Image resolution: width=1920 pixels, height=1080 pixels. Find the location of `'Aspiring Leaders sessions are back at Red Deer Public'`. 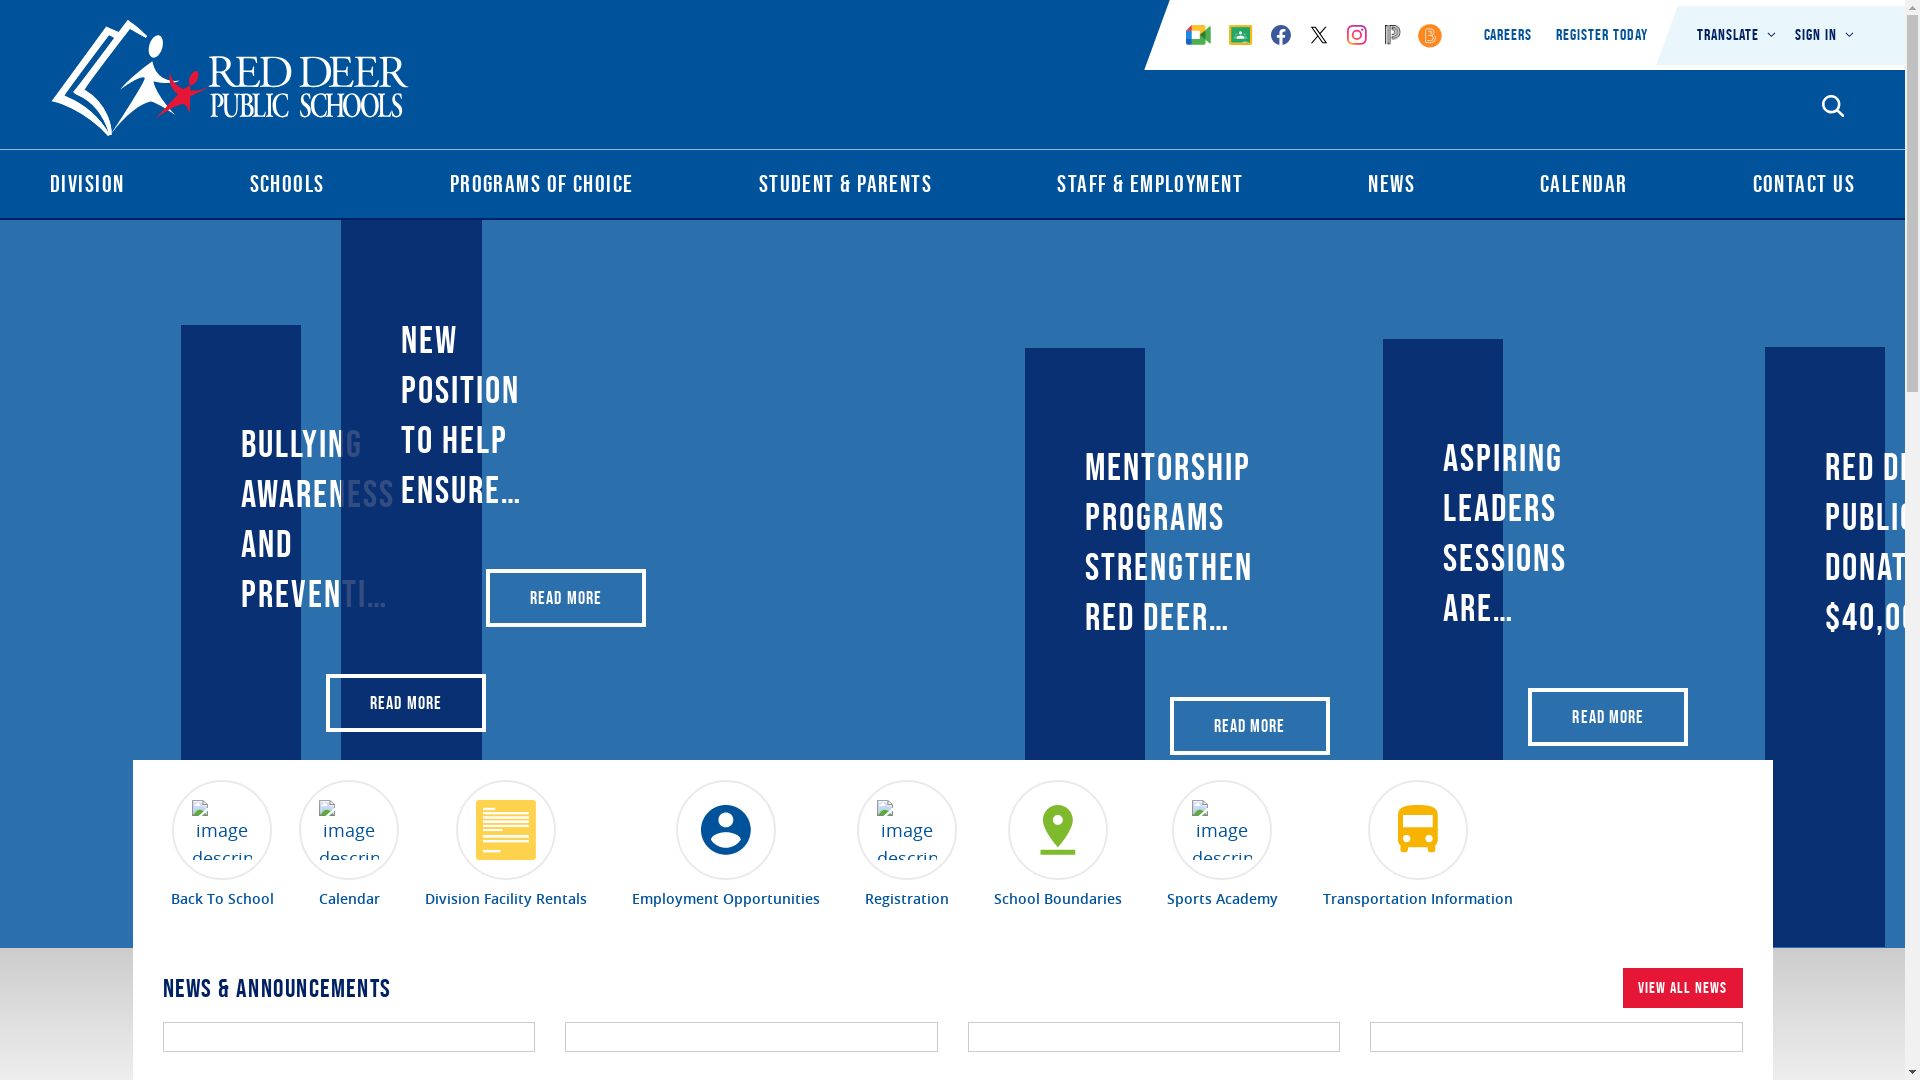

'Aspiring Leaders sessions are back at Red Deer Public' is located at coordinates (1443, 531).